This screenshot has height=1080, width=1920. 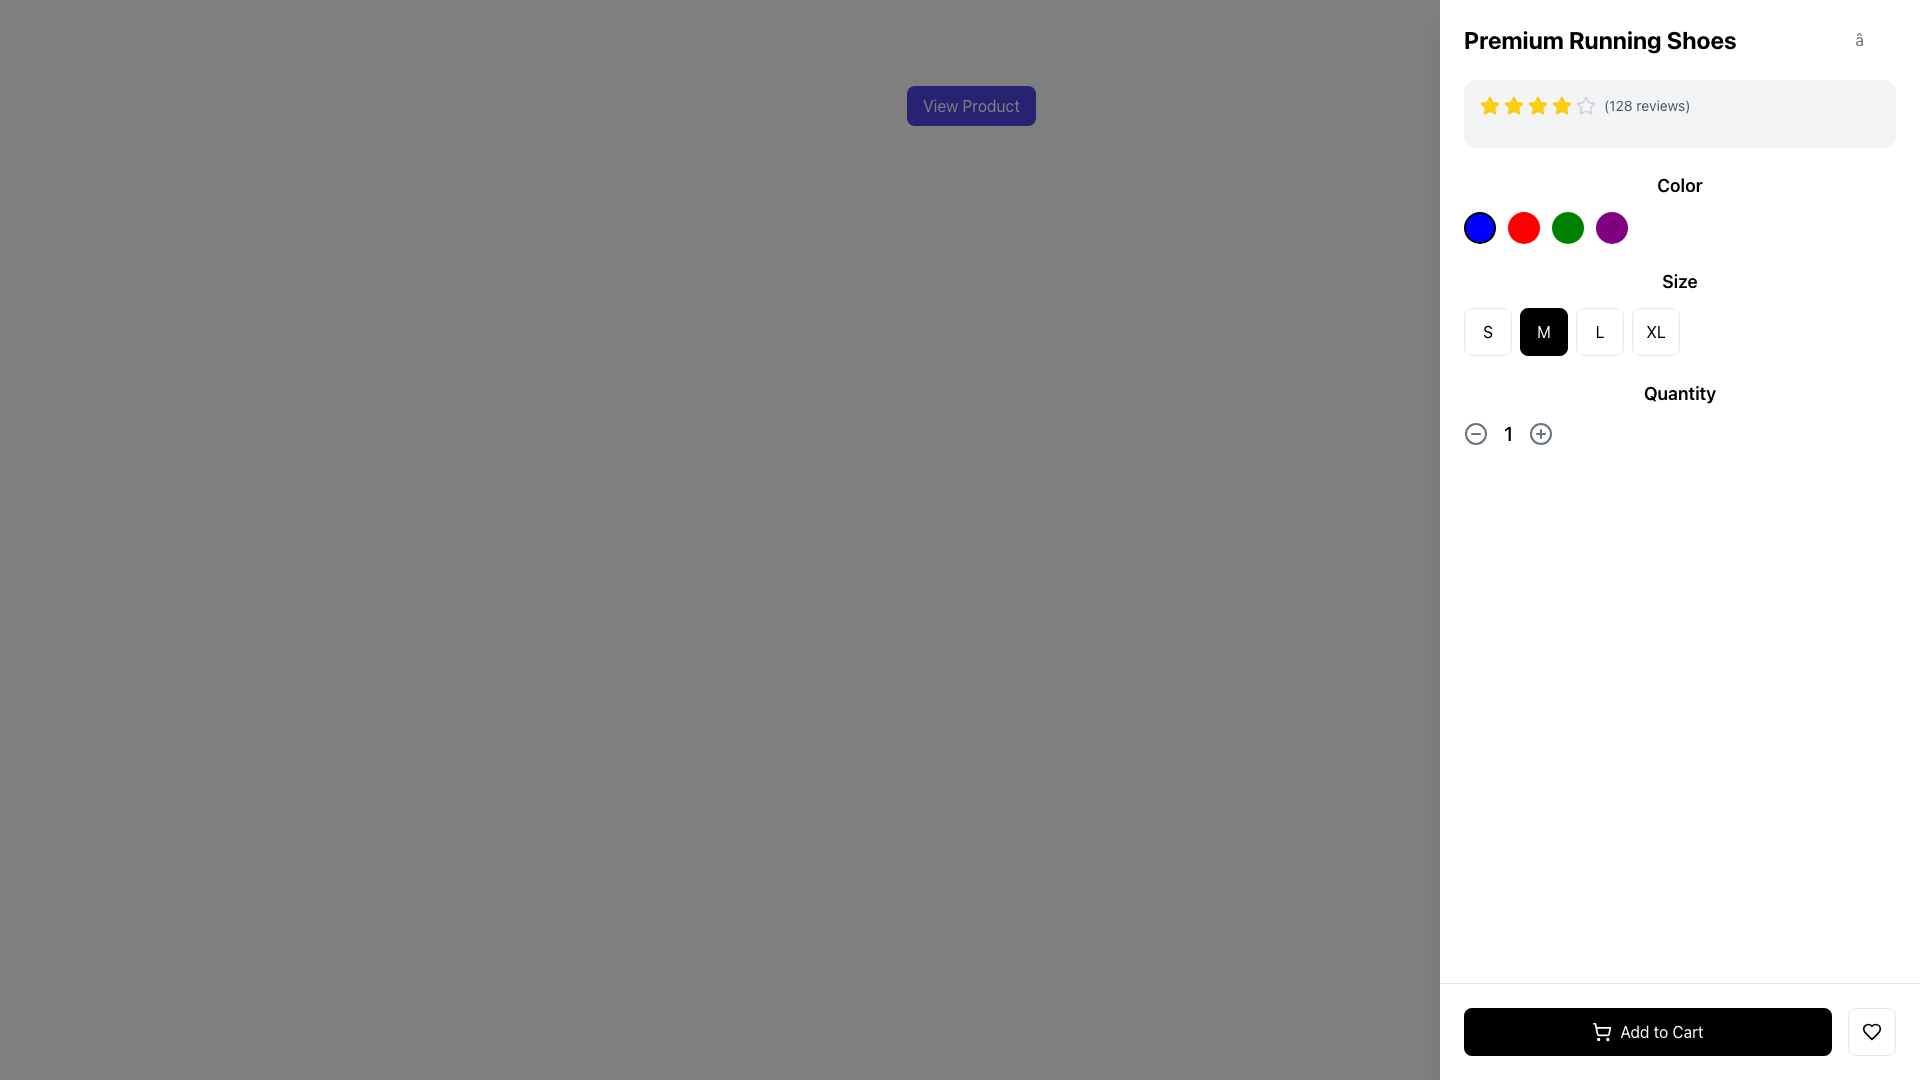 I want to click on the 'XL' size button located in the 'Size' section under the 'Premium Running Shoes' header, so click(x=1656, y=330).